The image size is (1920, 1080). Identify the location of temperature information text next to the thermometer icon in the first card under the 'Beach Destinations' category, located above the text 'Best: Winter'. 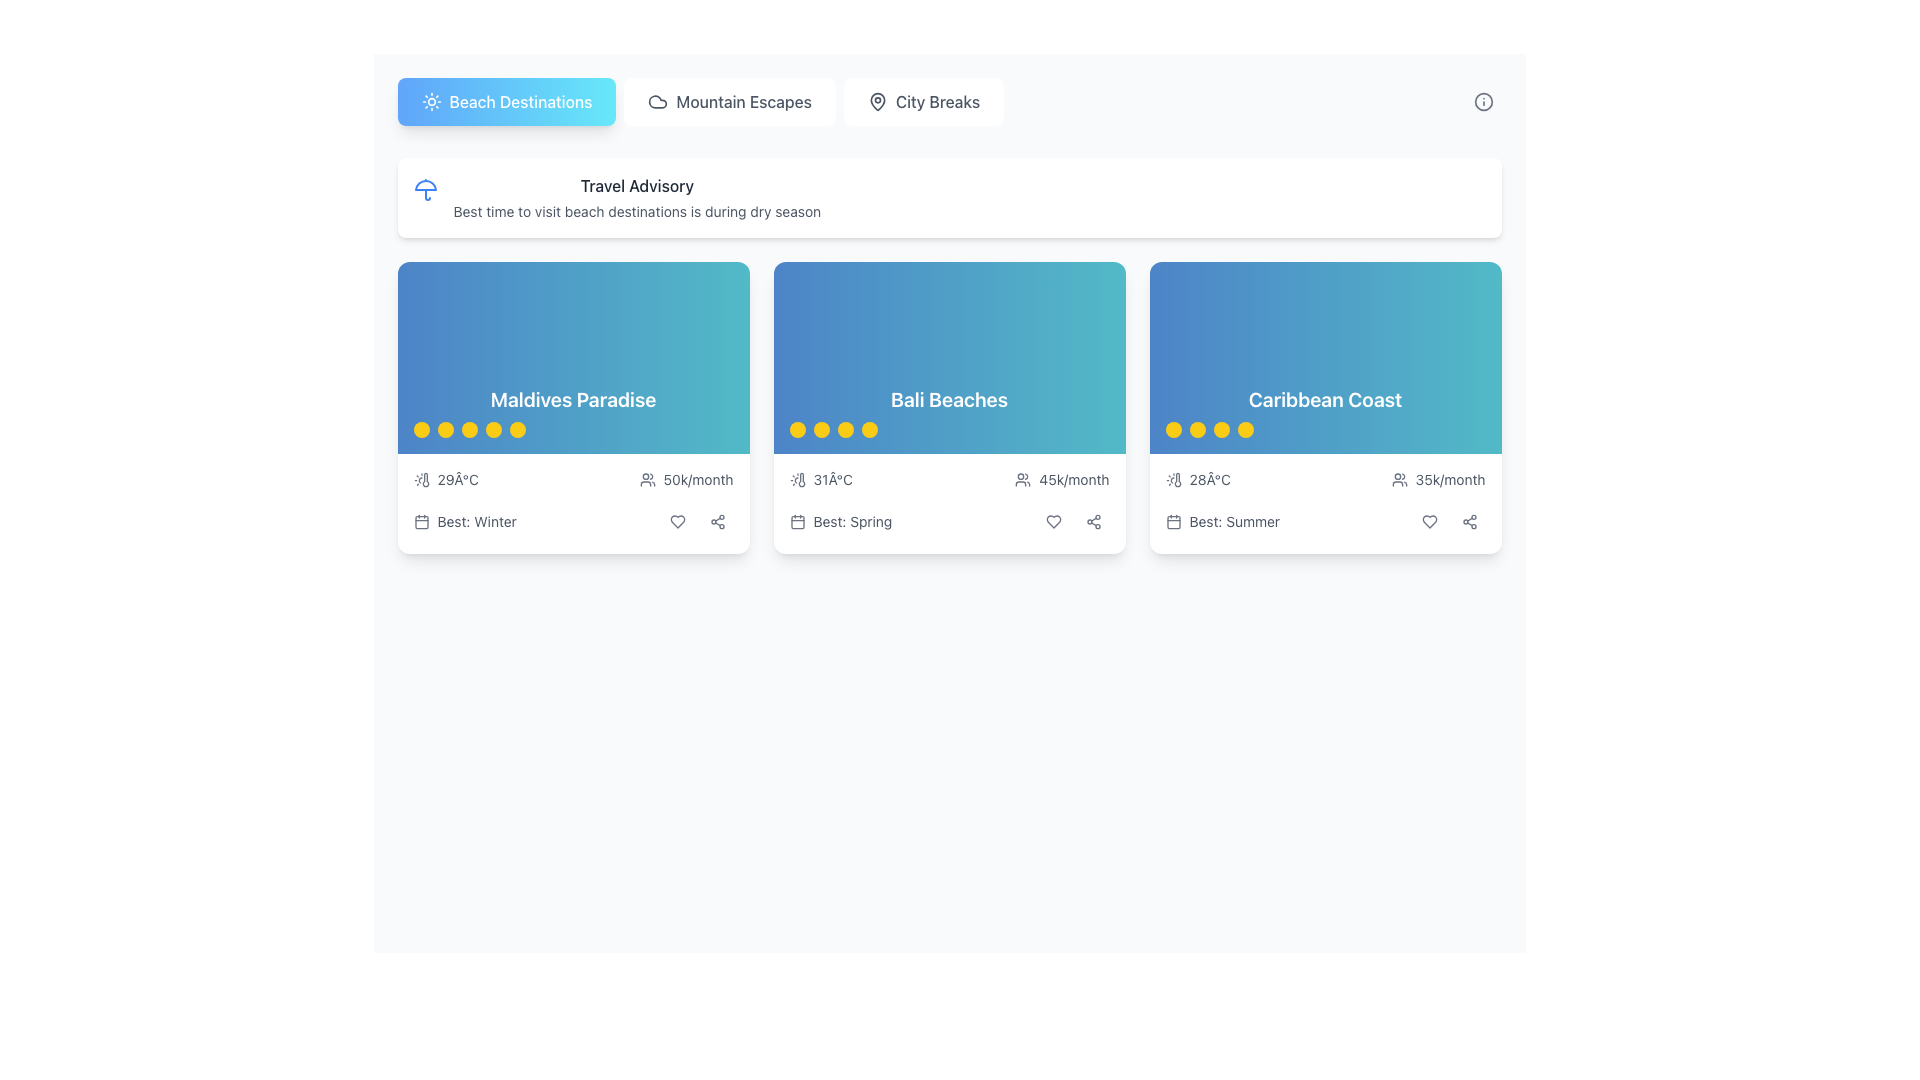
(445, 479).